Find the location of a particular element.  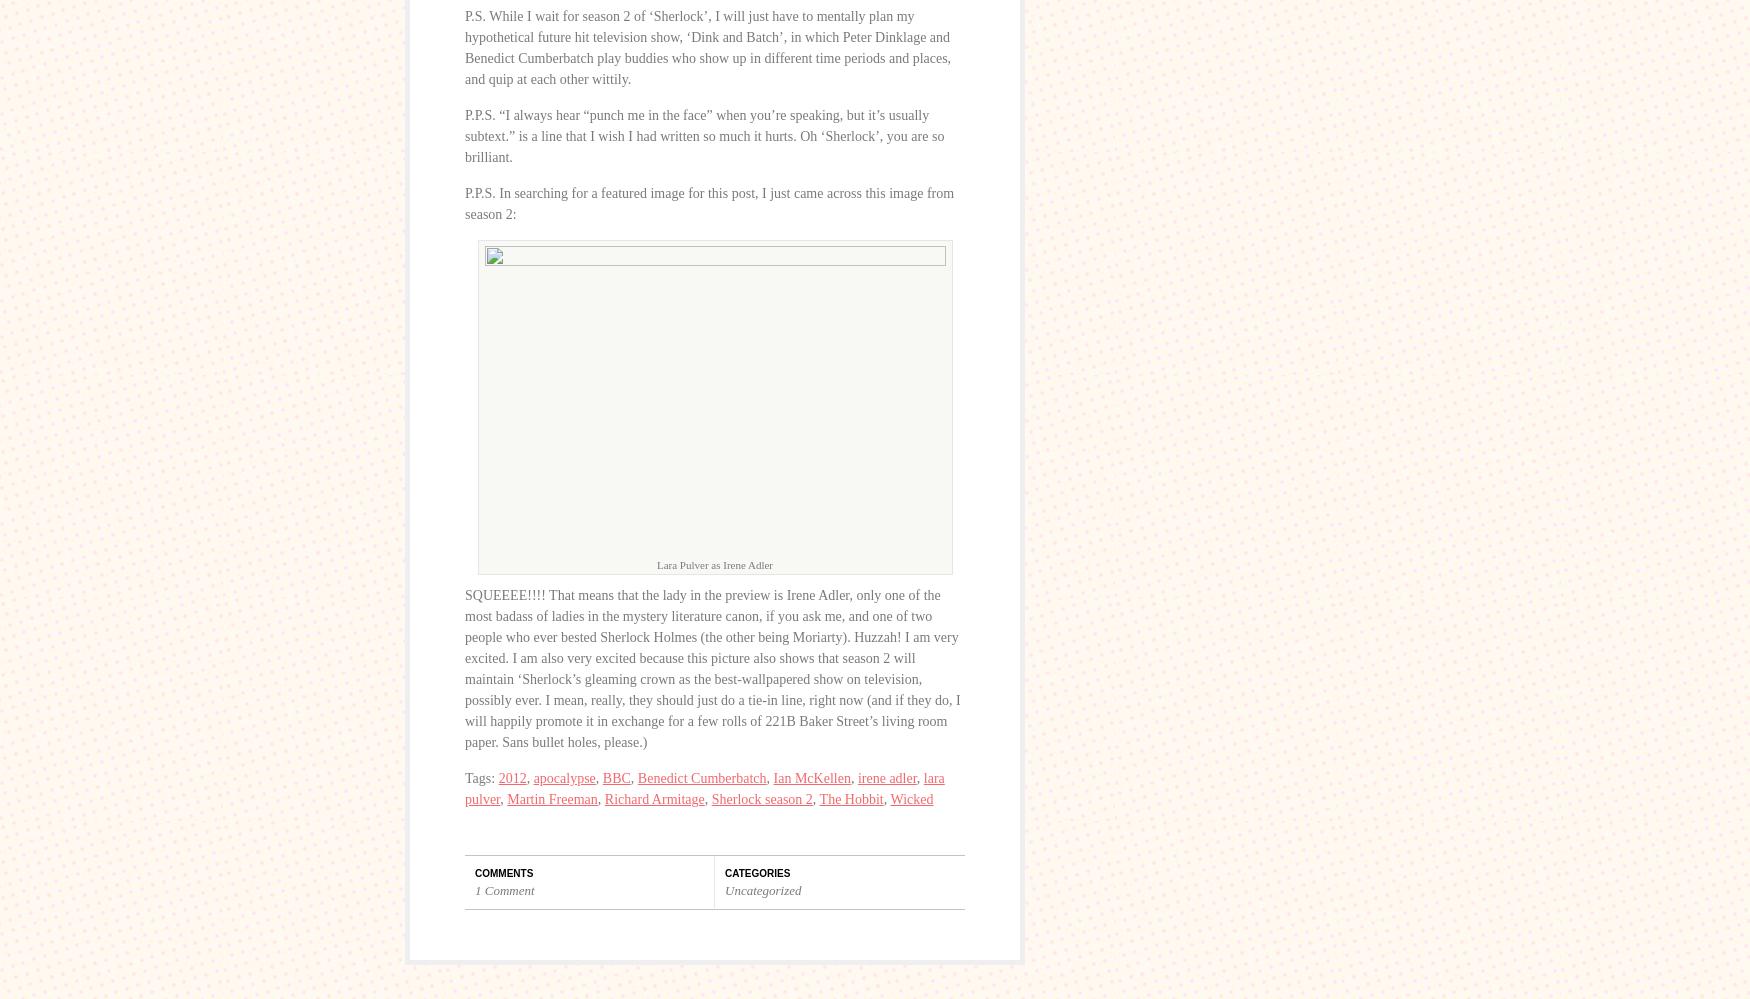

'Lara Pulver as Irene Adler' is located at coordinates (714, 564).